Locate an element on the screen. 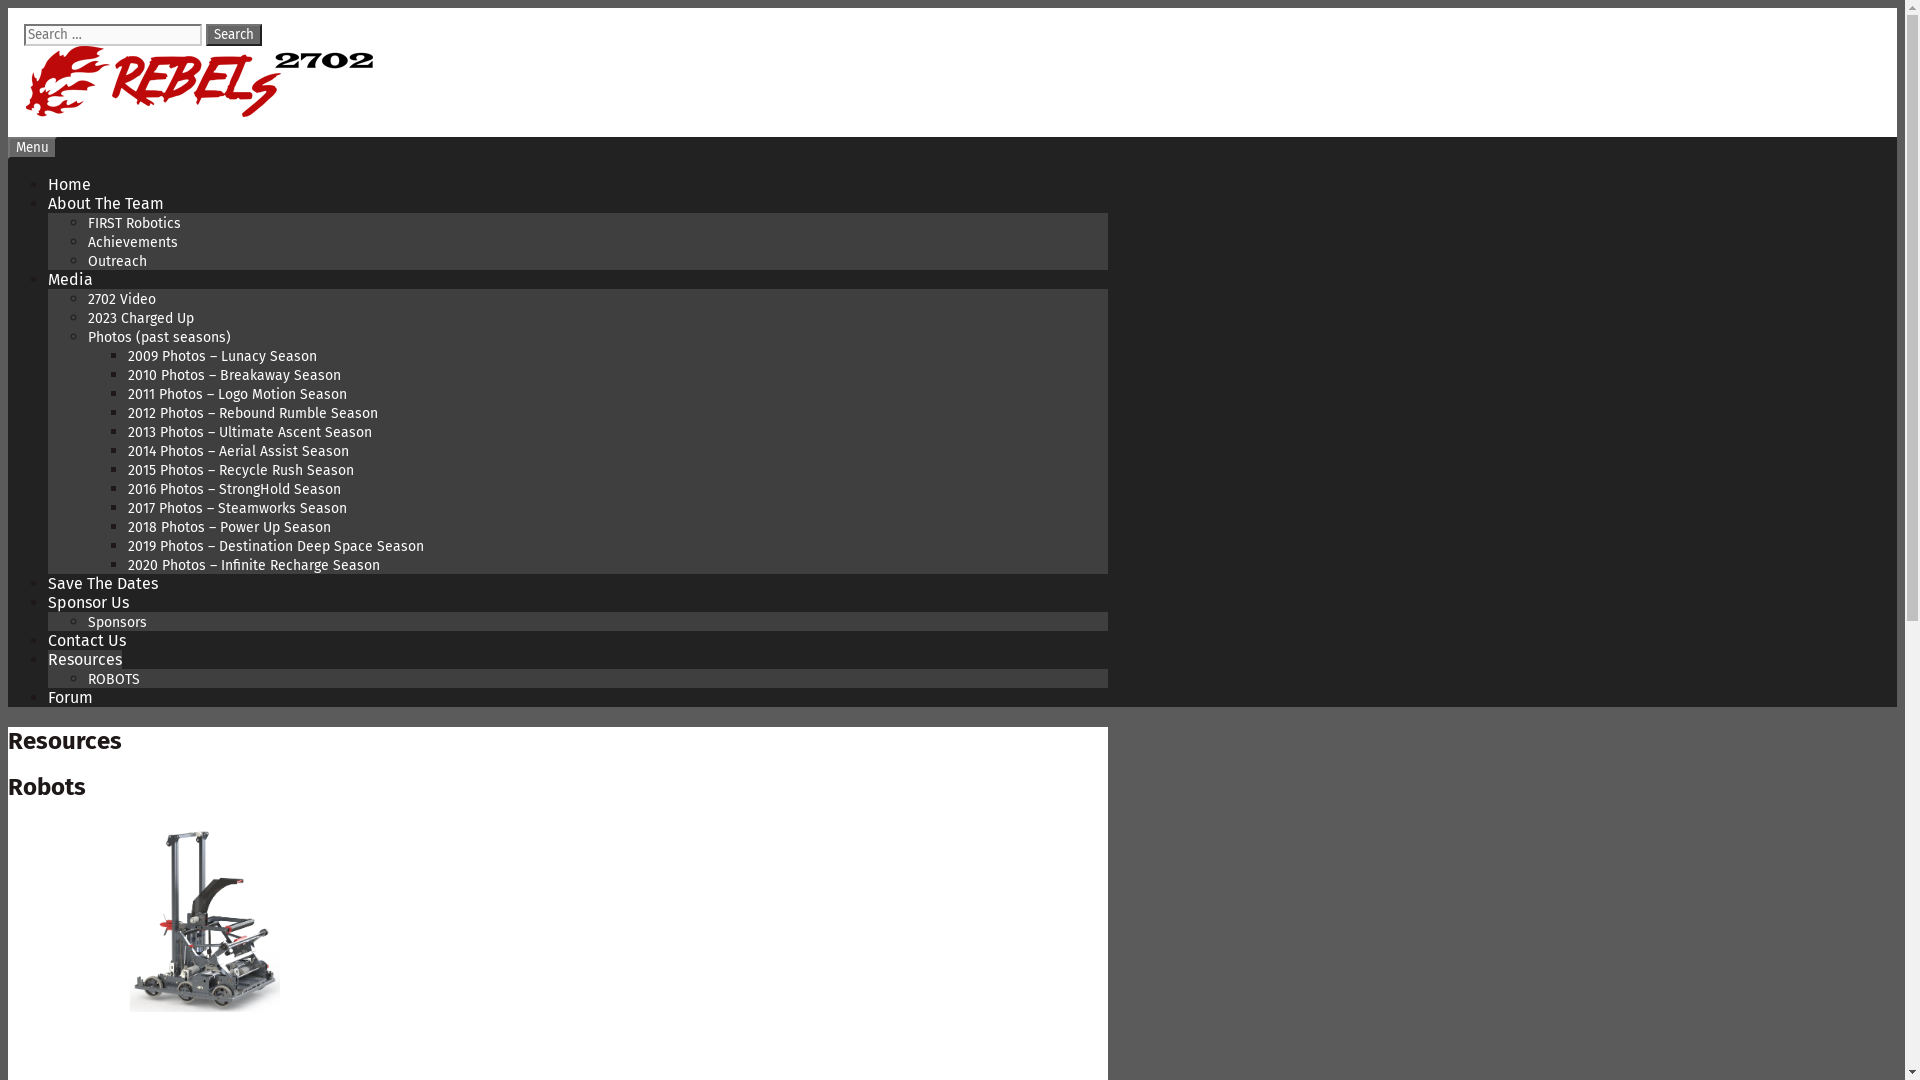 The image size is (1920, 1080). 'Search' is located at coordinates (234, 34).